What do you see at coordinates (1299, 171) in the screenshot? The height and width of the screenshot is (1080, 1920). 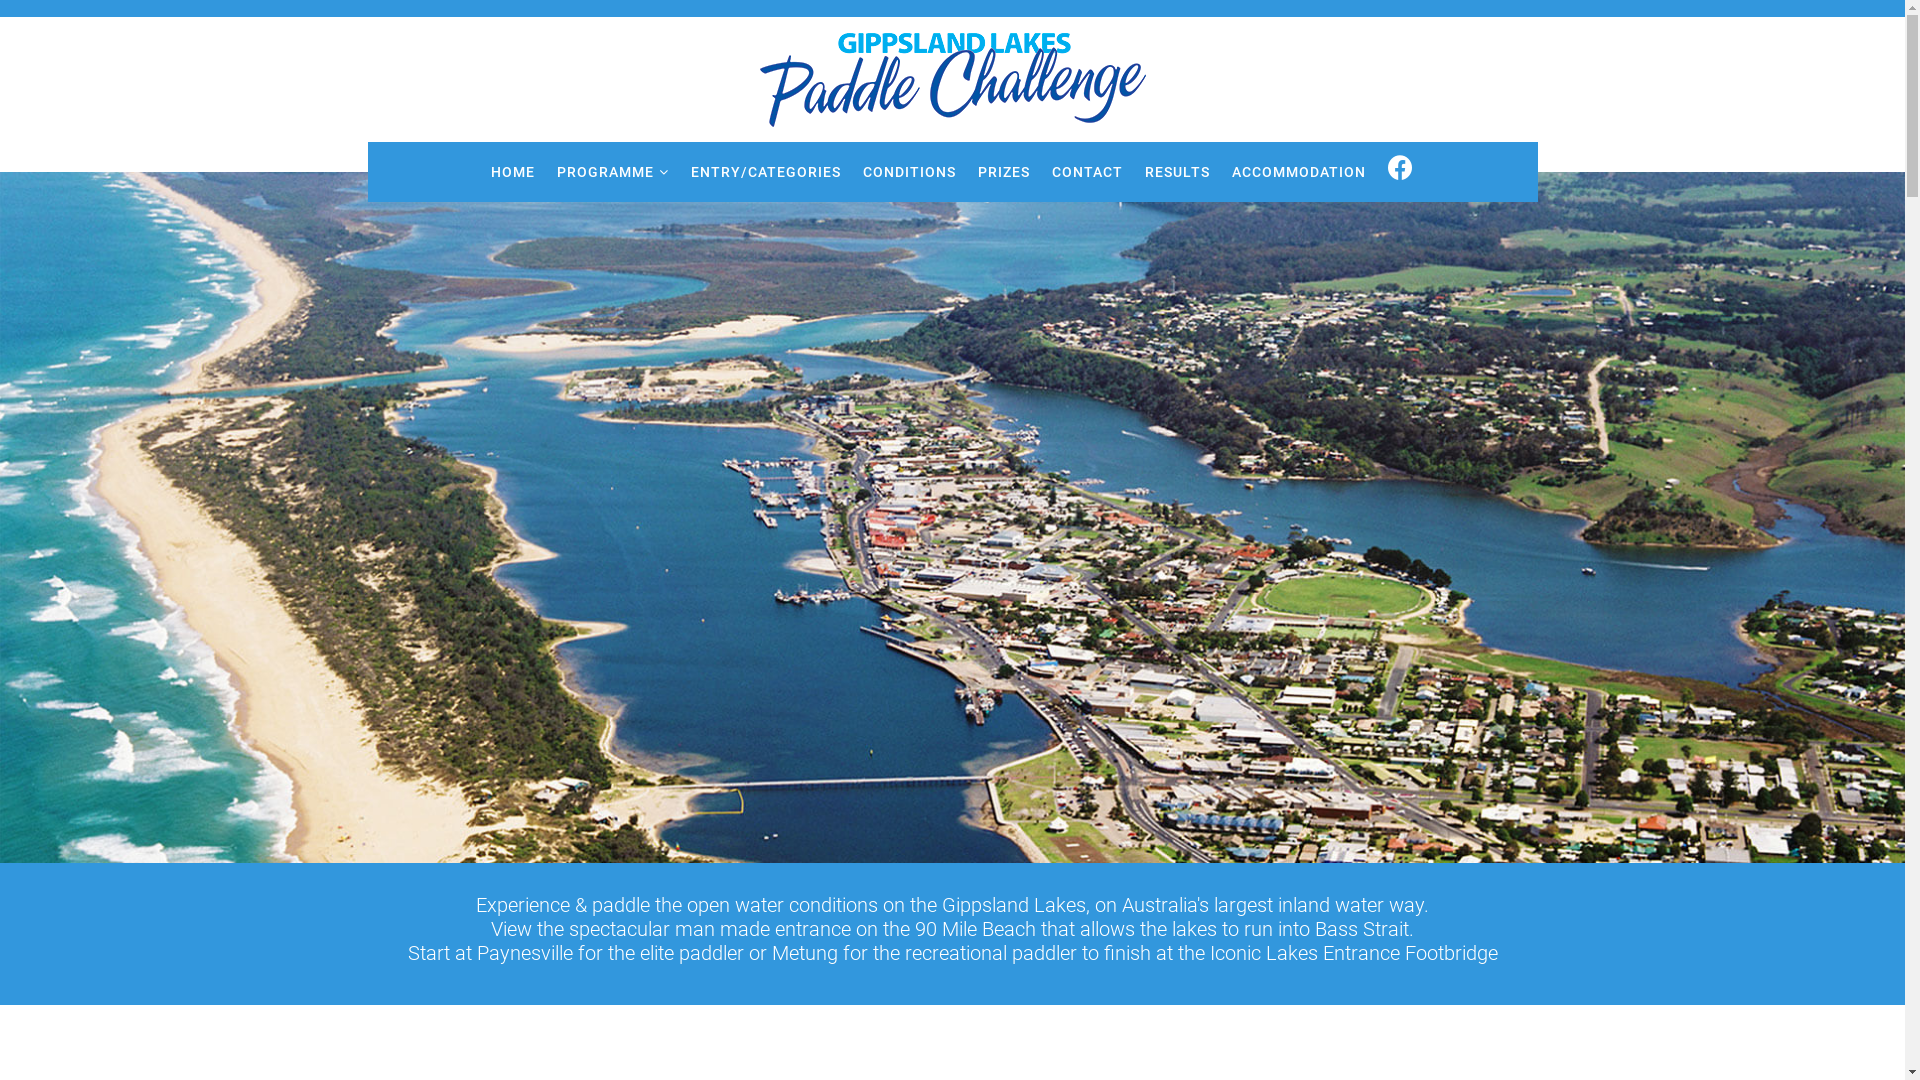 I see `'ACCOMMODATION'` at bounding box center [1299, 171].